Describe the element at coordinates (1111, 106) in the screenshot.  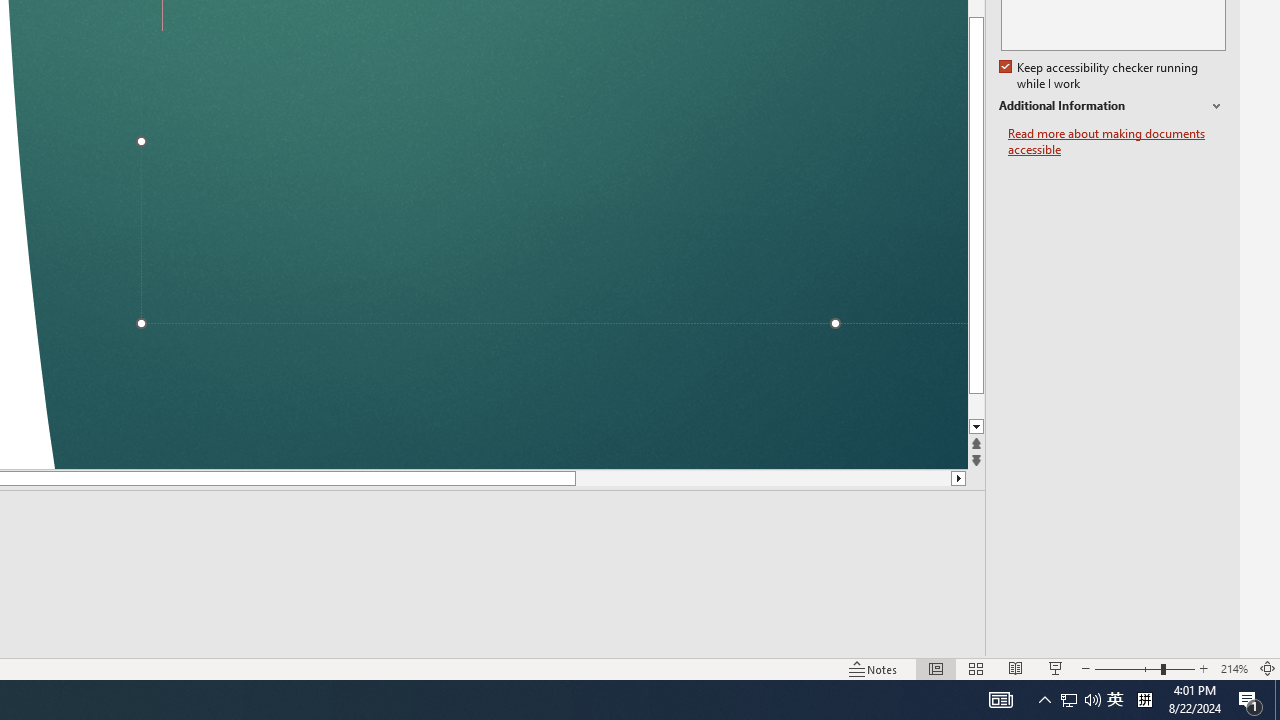
I see `'Additional Information'` at that location.